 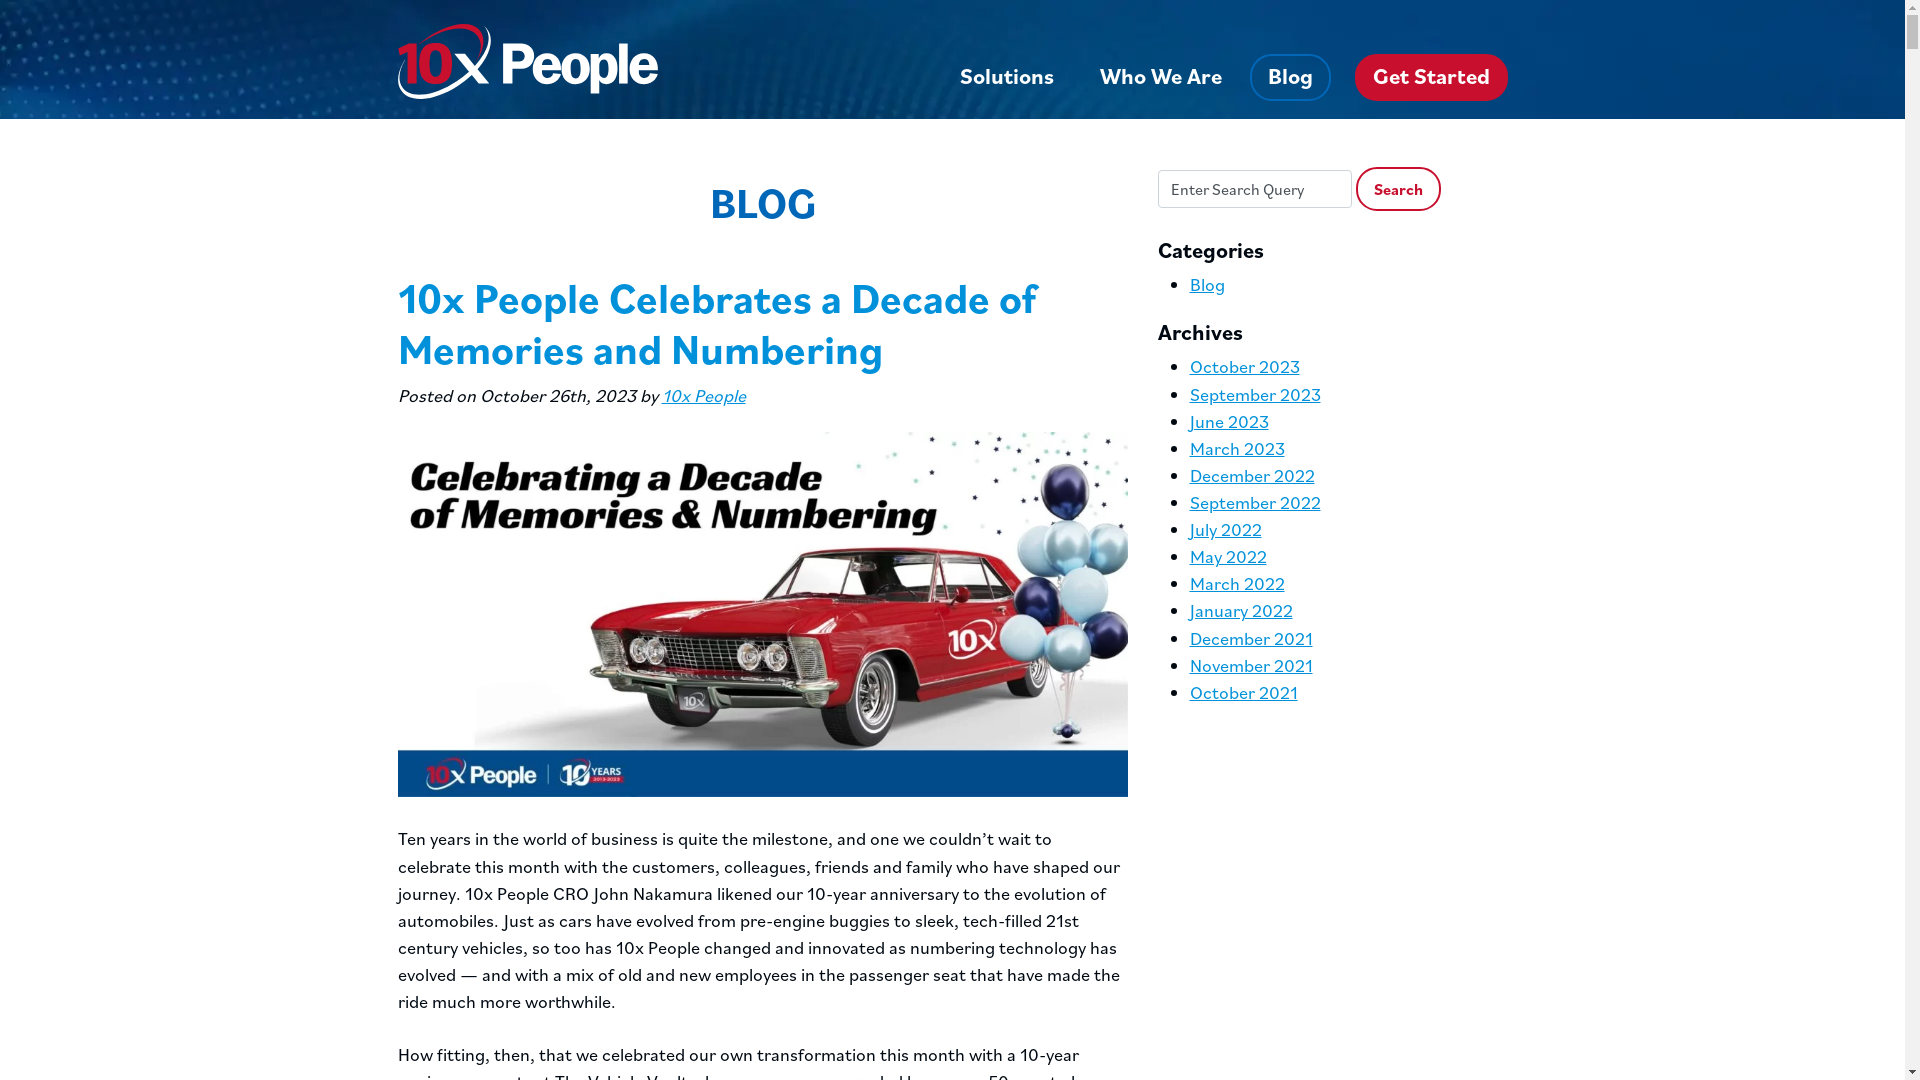 I want to click on '10x People Celebrates a Decade of Memories and Numbering', so click(x=716, y=321).